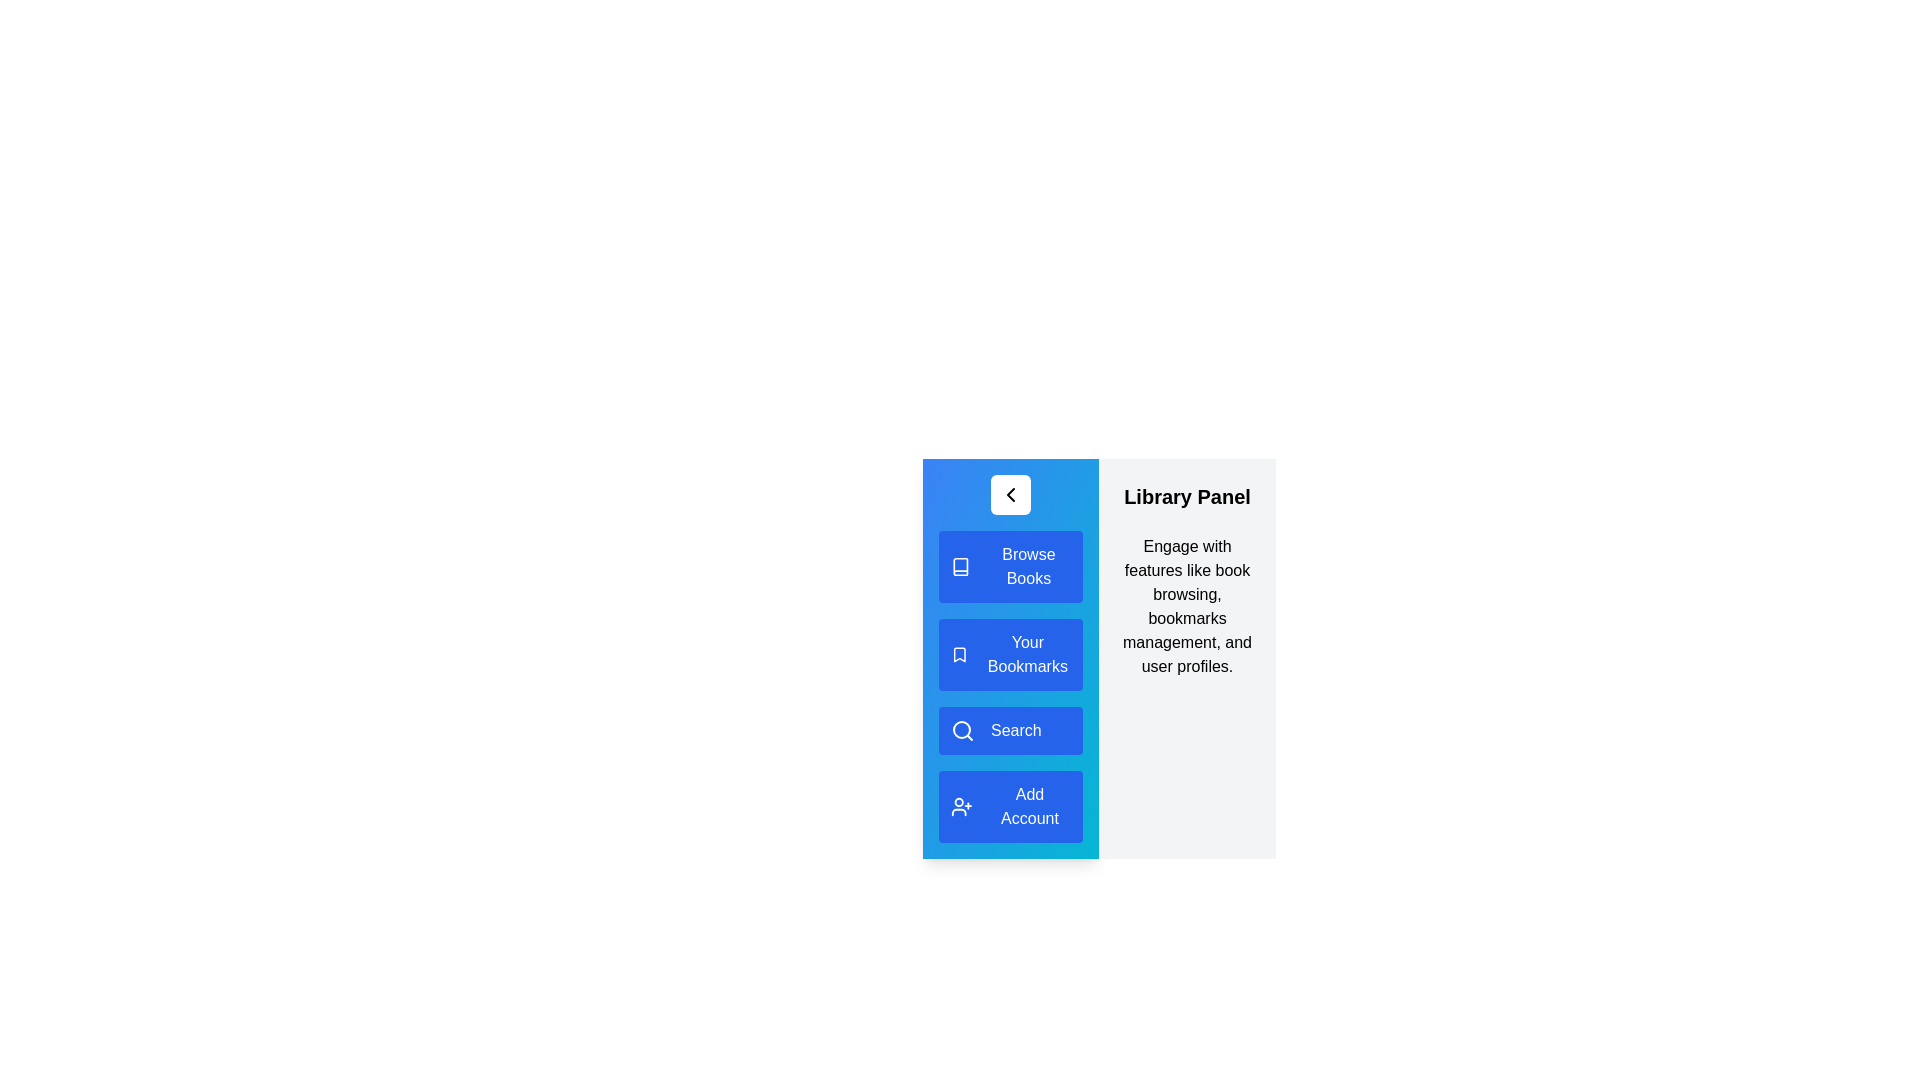  What do you see at coordinates (1011, 805) in the screenshot?
I see `the menu item Add Account from the LibraryDrawer` at bounding box center [1011, 805].